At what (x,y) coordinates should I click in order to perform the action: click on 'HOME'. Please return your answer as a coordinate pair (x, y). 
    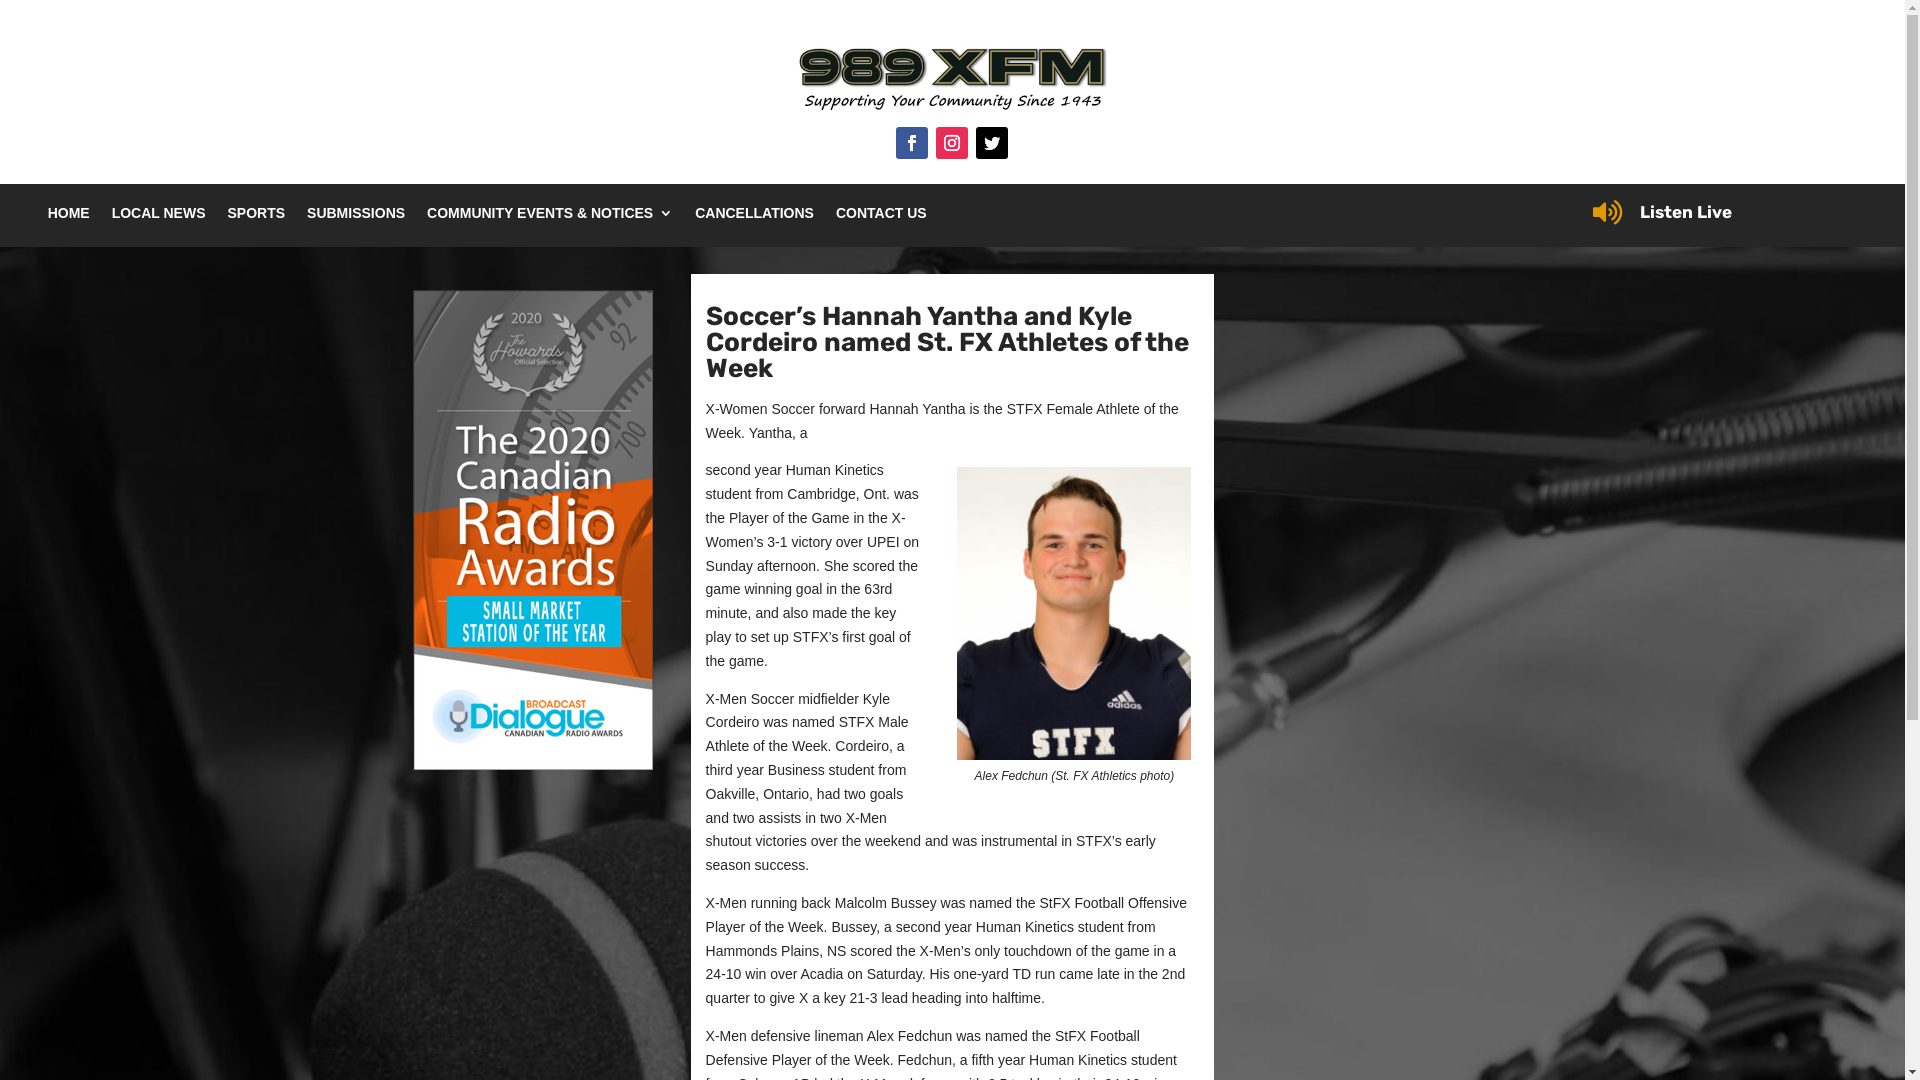
    Looking at the image, I should click on (68, 216).